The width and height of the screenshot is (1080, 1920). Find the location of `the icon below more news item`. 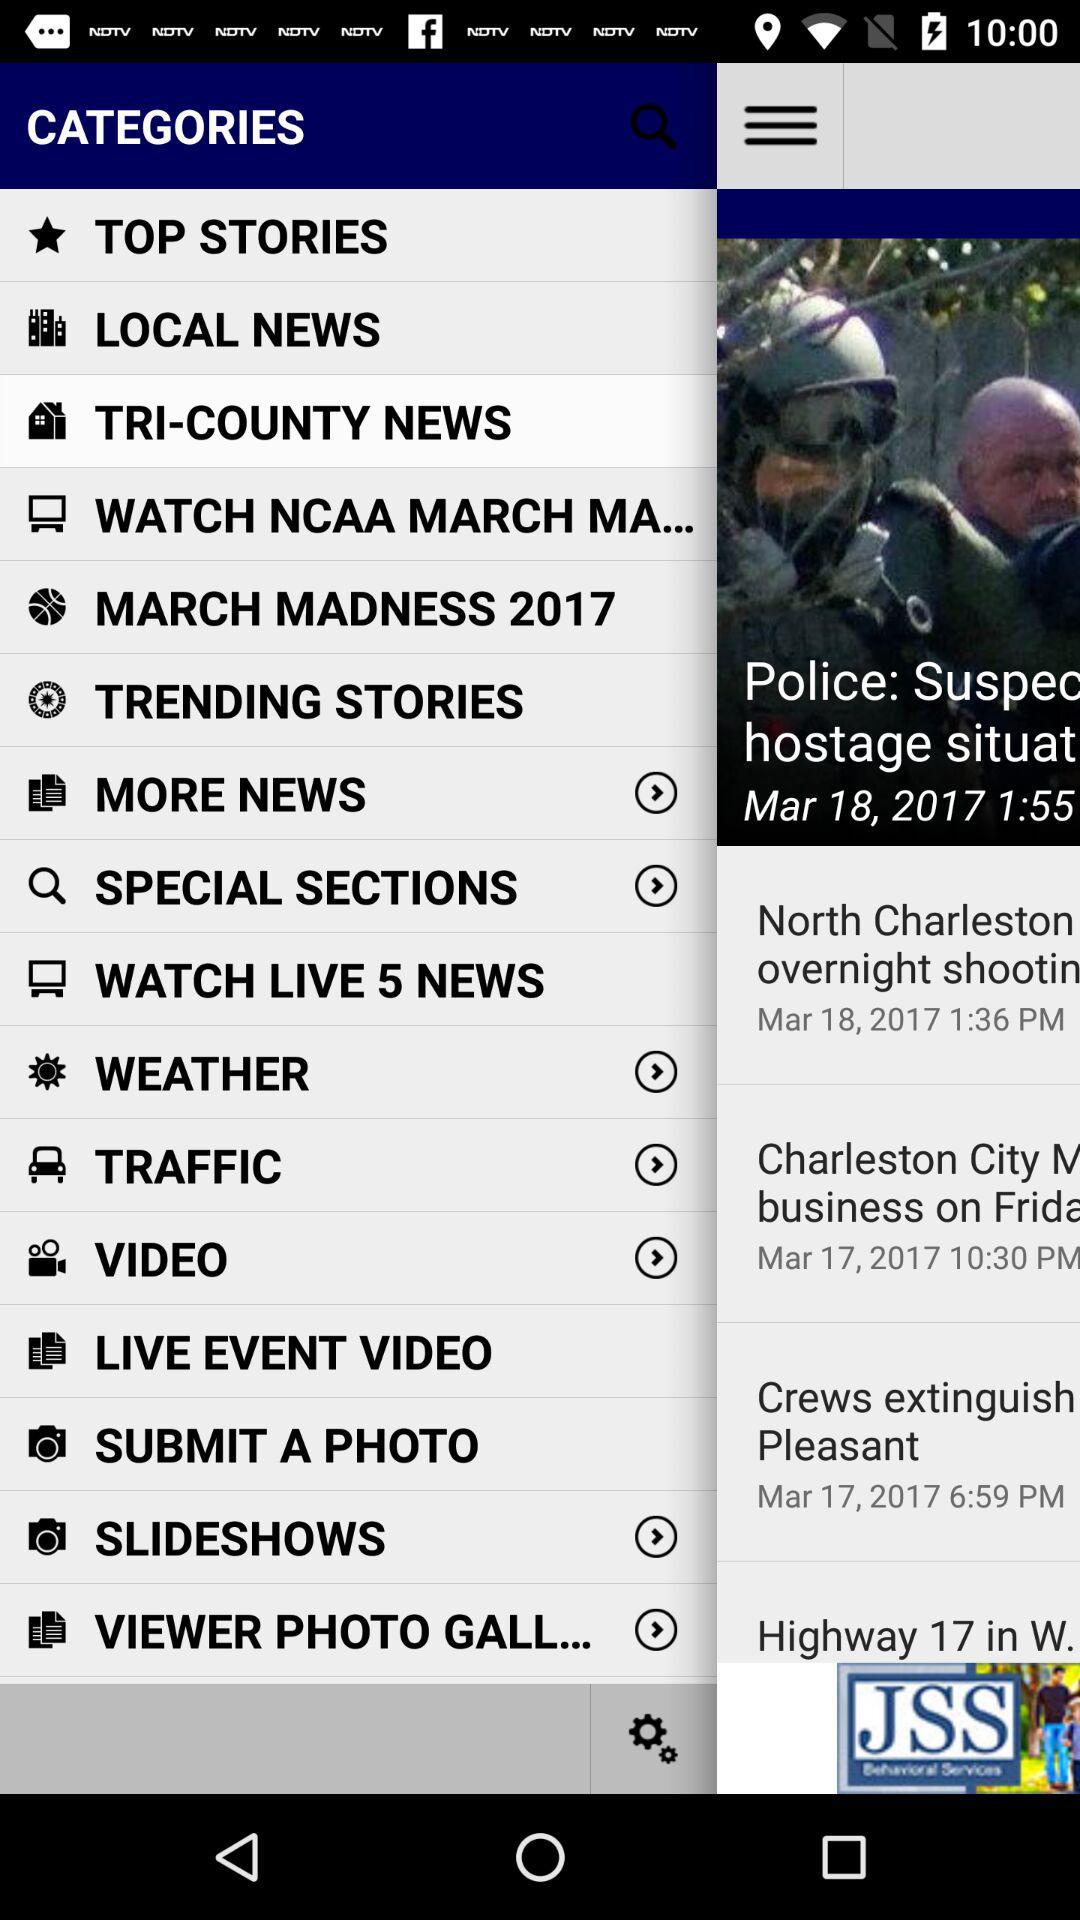

the icon below more news item is located at coordinates (306, 885).